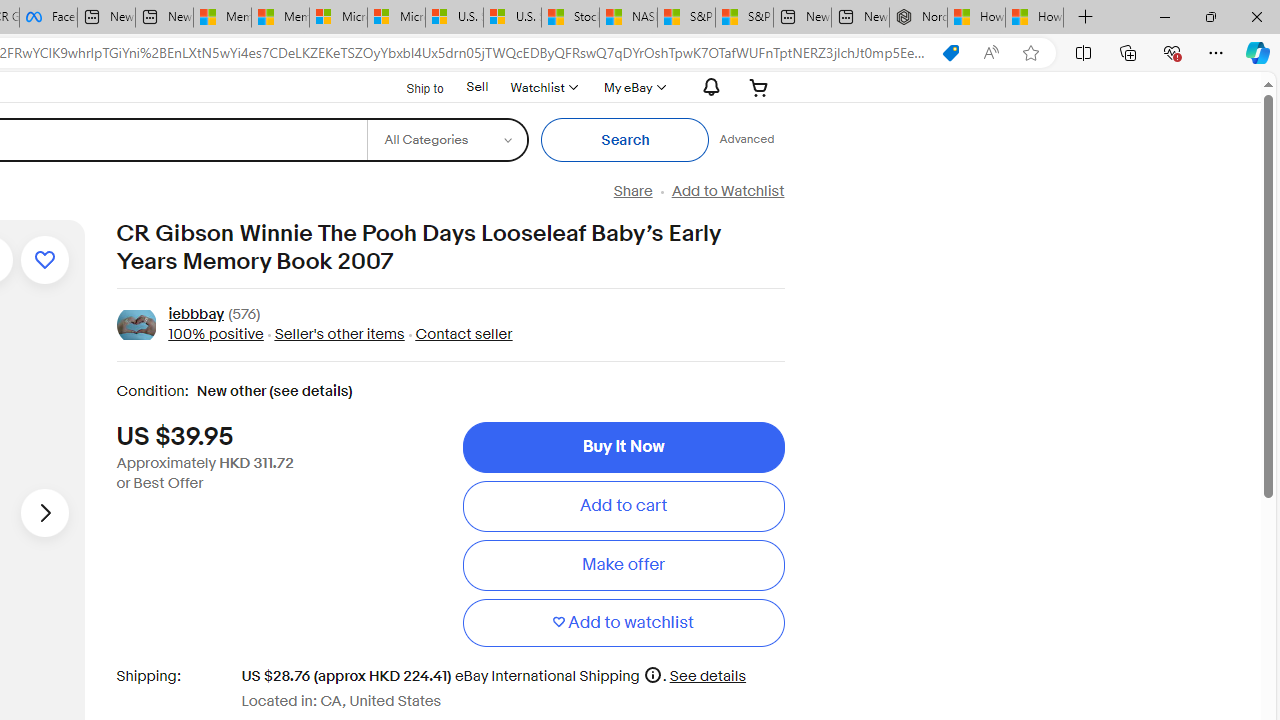 The height and width of the screenshot is (720, 1280). I want to click on 'Add to Watchlist', so click(726, 191).